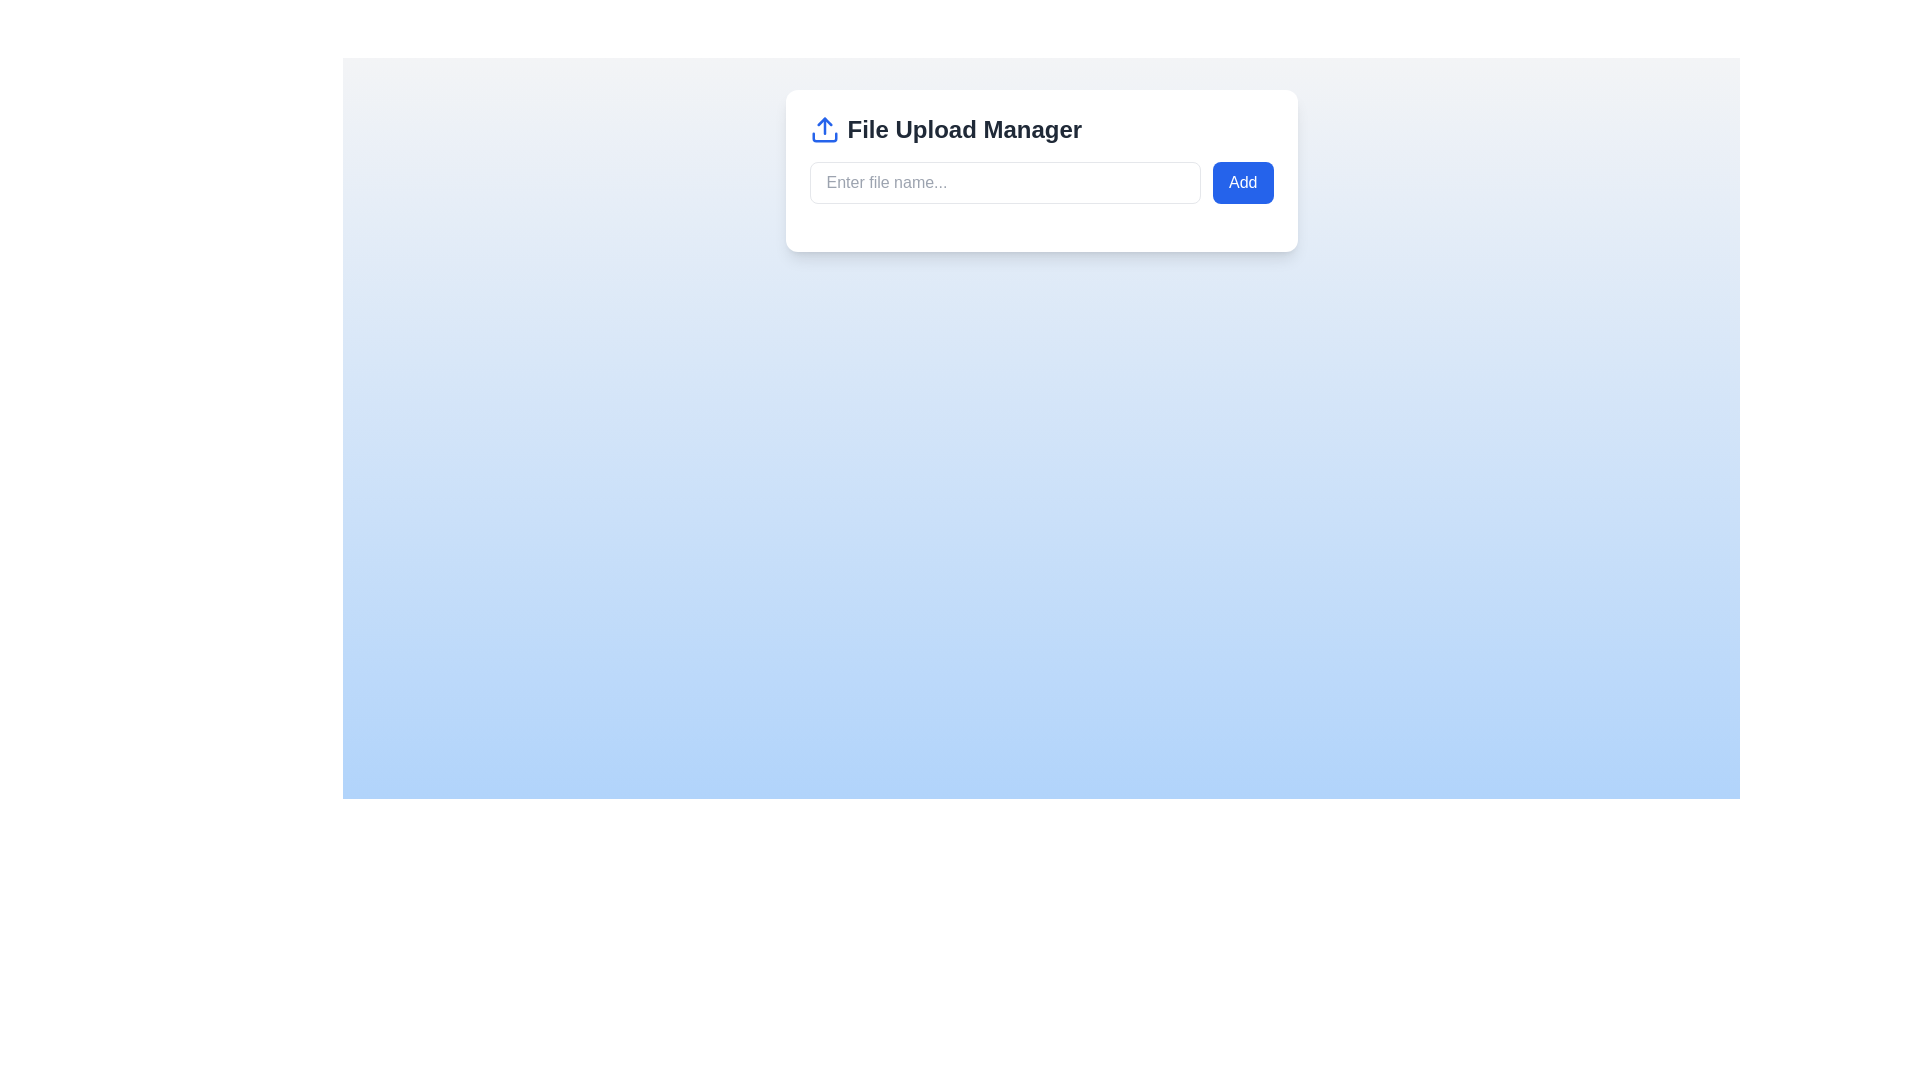 Image resolution: width=1920 pixels, height=1080 pixels. Describe the element at coordinates (1040, 130) in the screenshot. I see `the 'File Upload Manager' static text element, which is styled in bold and large font with a blue upload icon to its left` at that location.